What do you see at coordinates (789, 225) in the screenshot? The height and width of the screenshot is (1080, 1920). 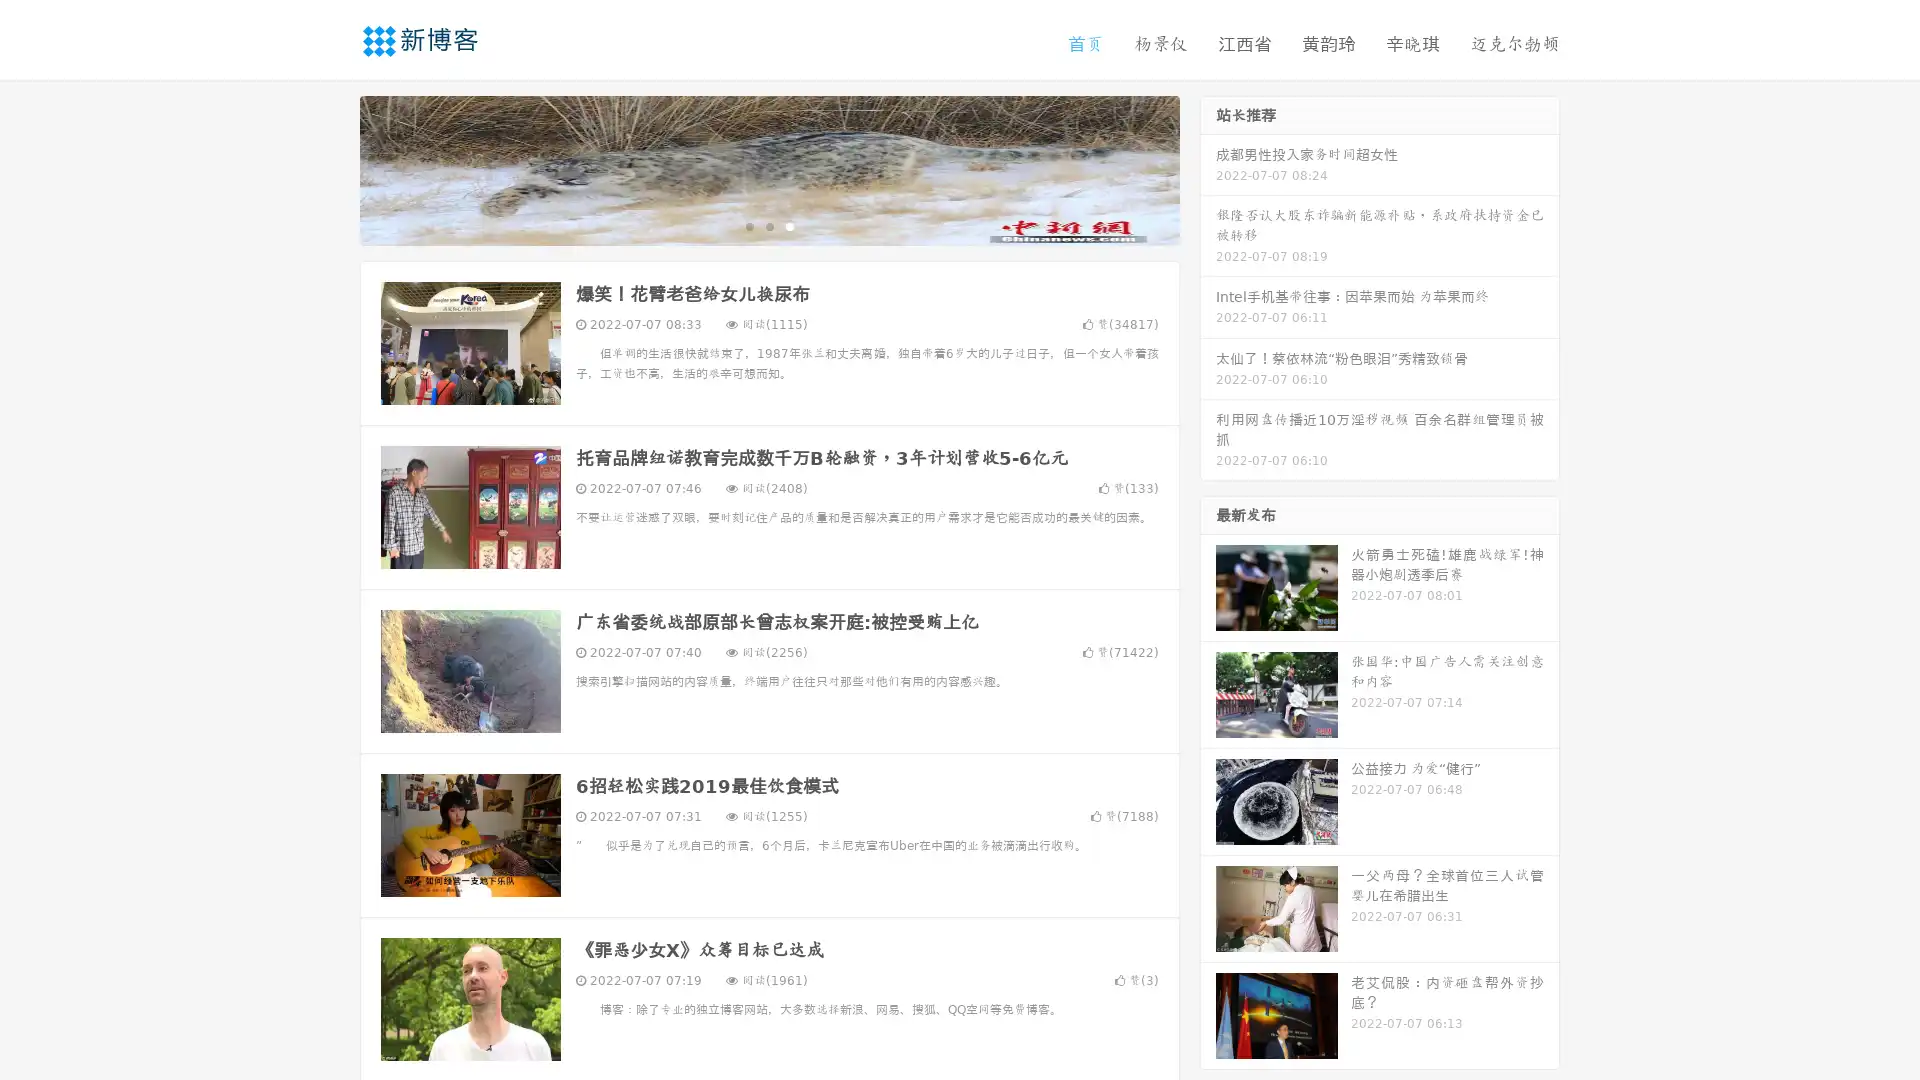 I see `Go to slide 3` at bounding box center [789, 225].